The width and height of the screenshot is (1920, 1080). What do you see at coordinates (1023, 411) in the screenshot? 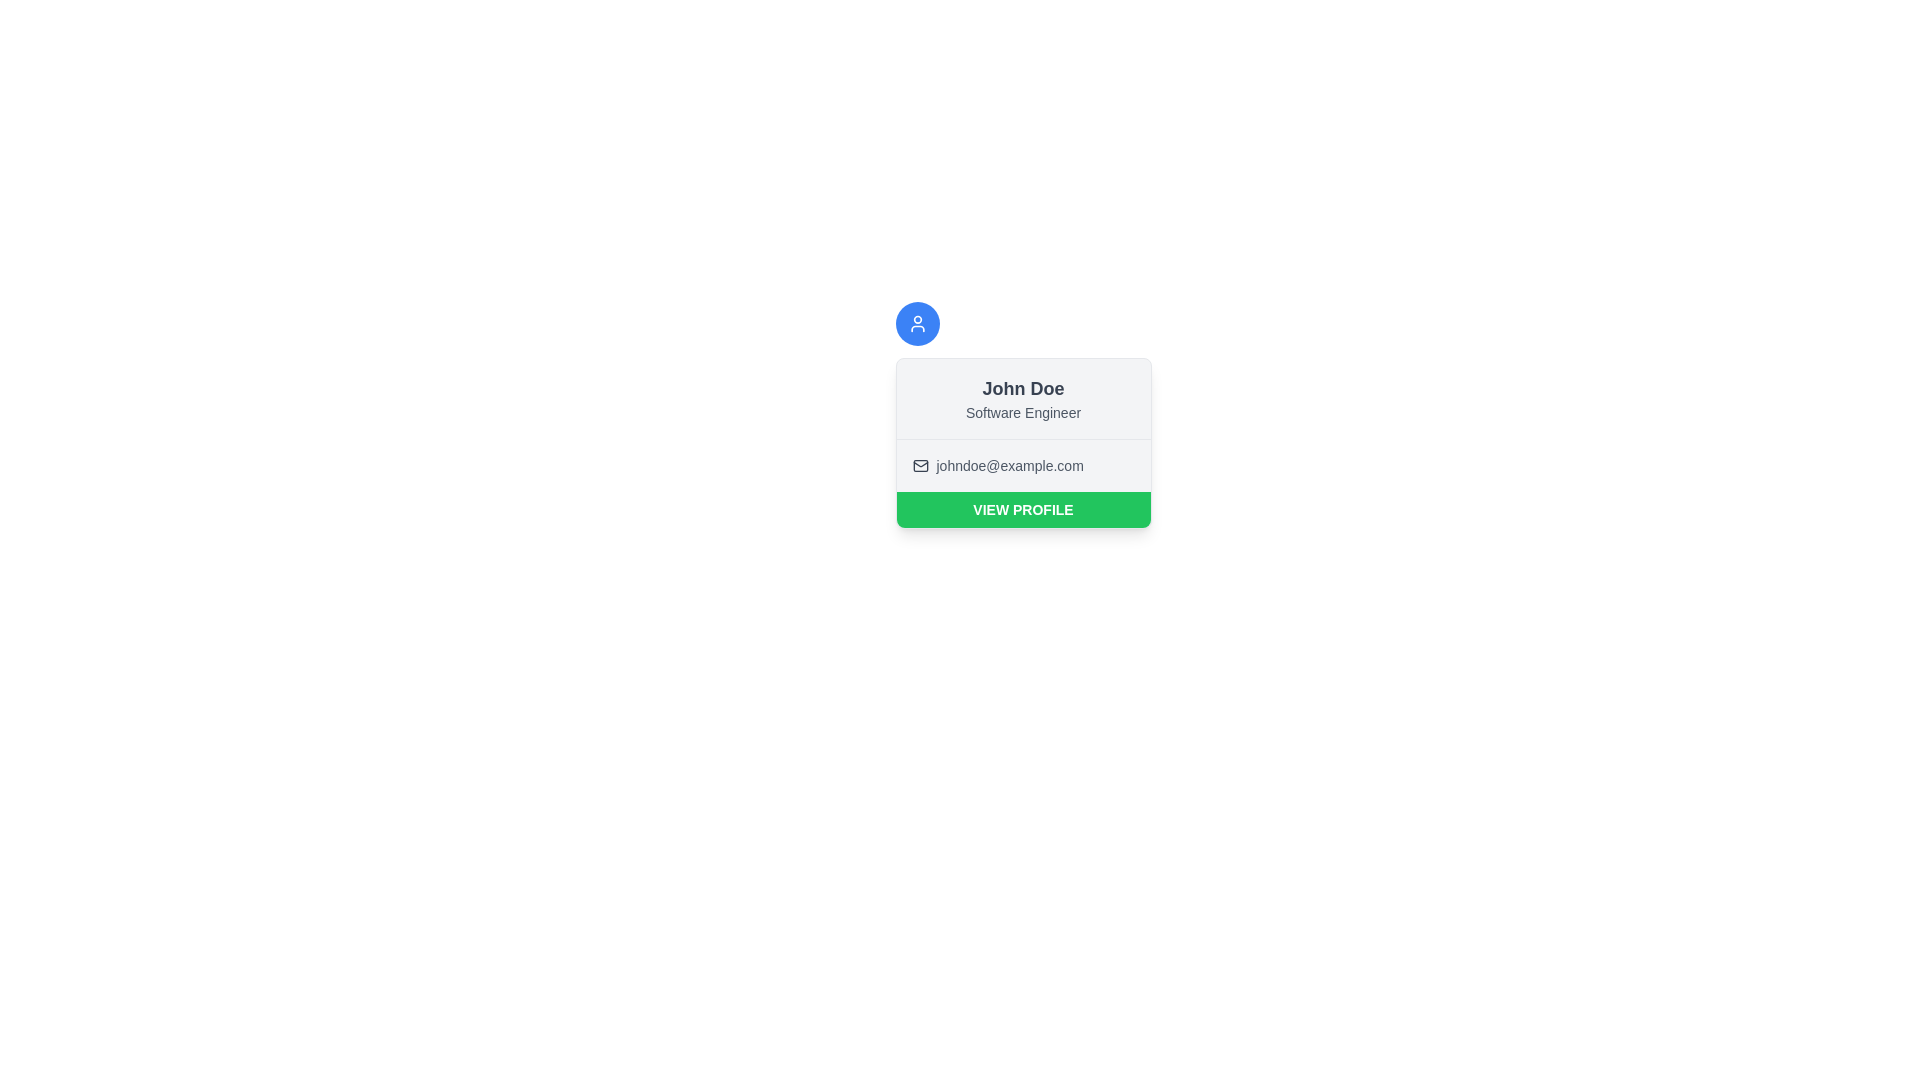
I see `the text label displaying the job title 'Software Engineer', which is styled with a smaller font size and a gray color scheme, located under the name 'John Doe' in the card layout` at bounding box center [1023, 411].